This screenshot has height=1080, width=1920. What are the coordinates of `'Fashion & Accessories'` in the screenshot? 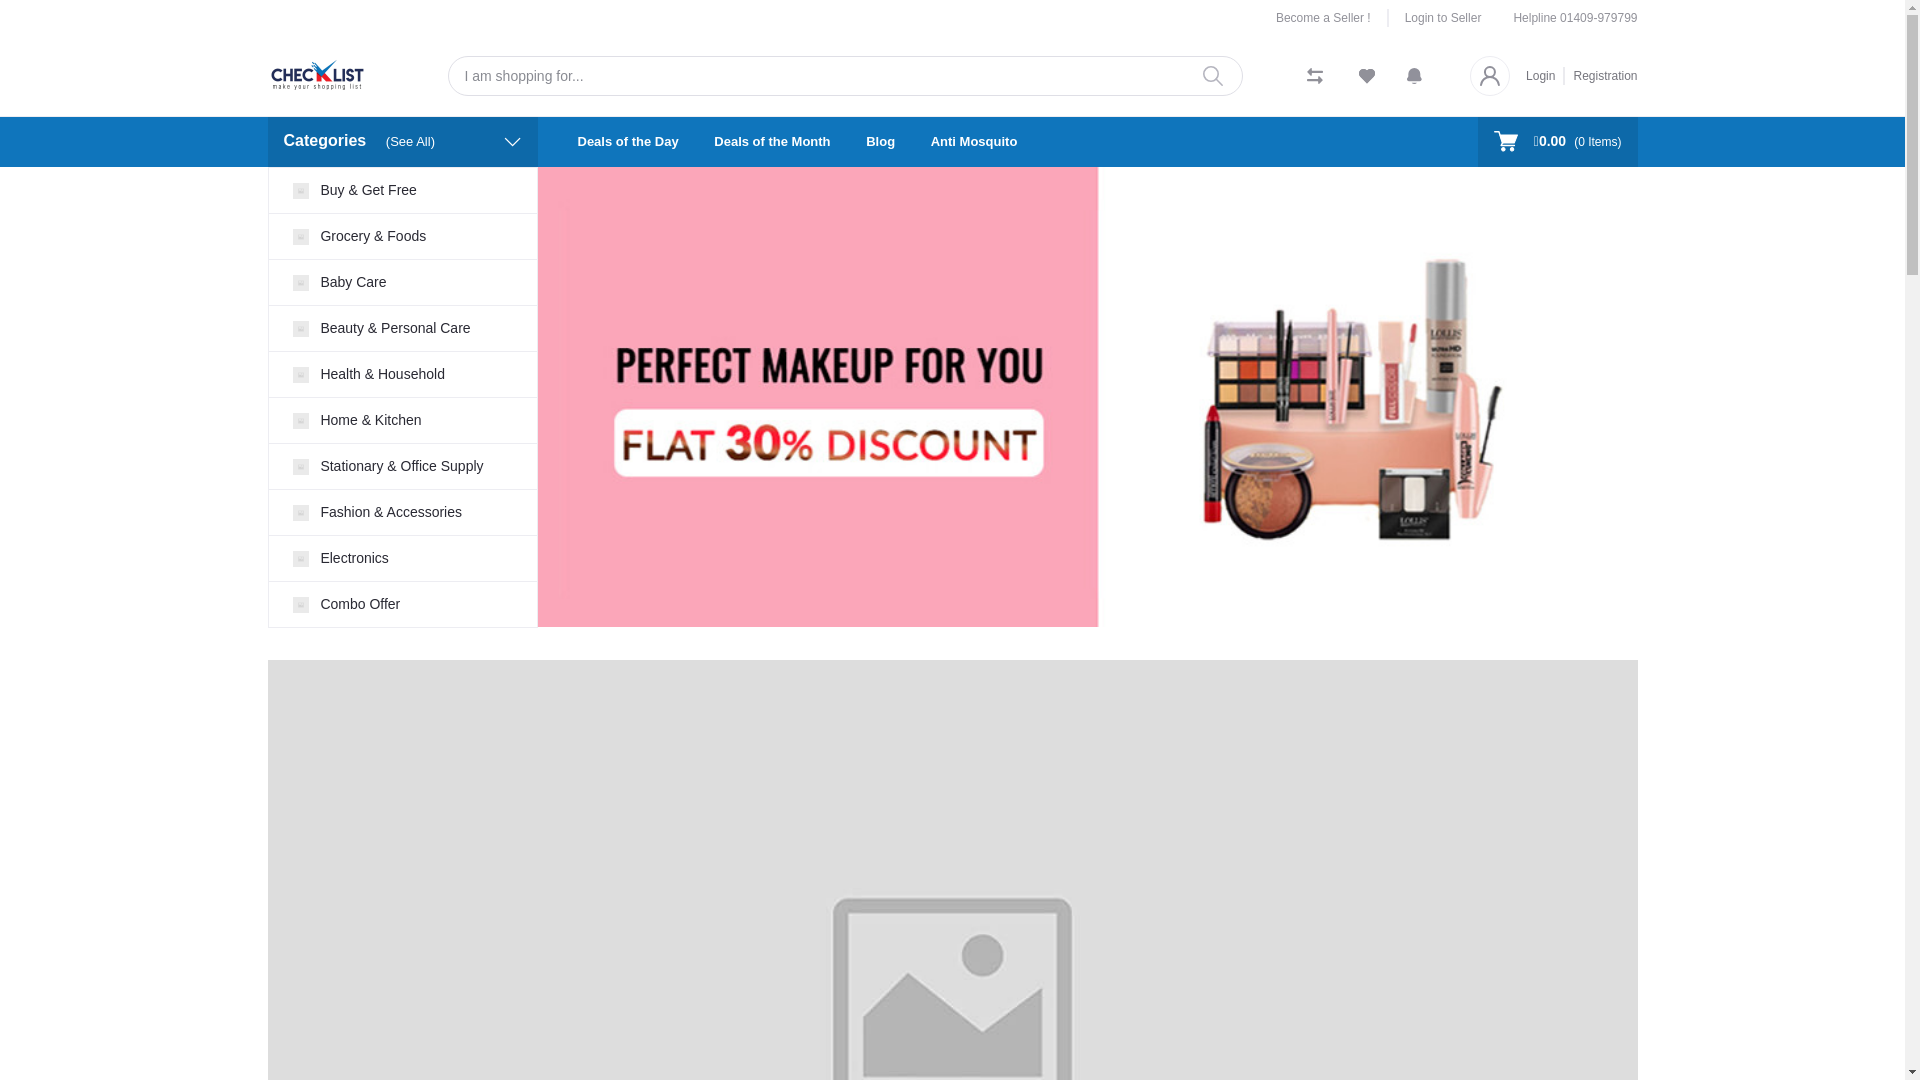 It's located at (401, 511).